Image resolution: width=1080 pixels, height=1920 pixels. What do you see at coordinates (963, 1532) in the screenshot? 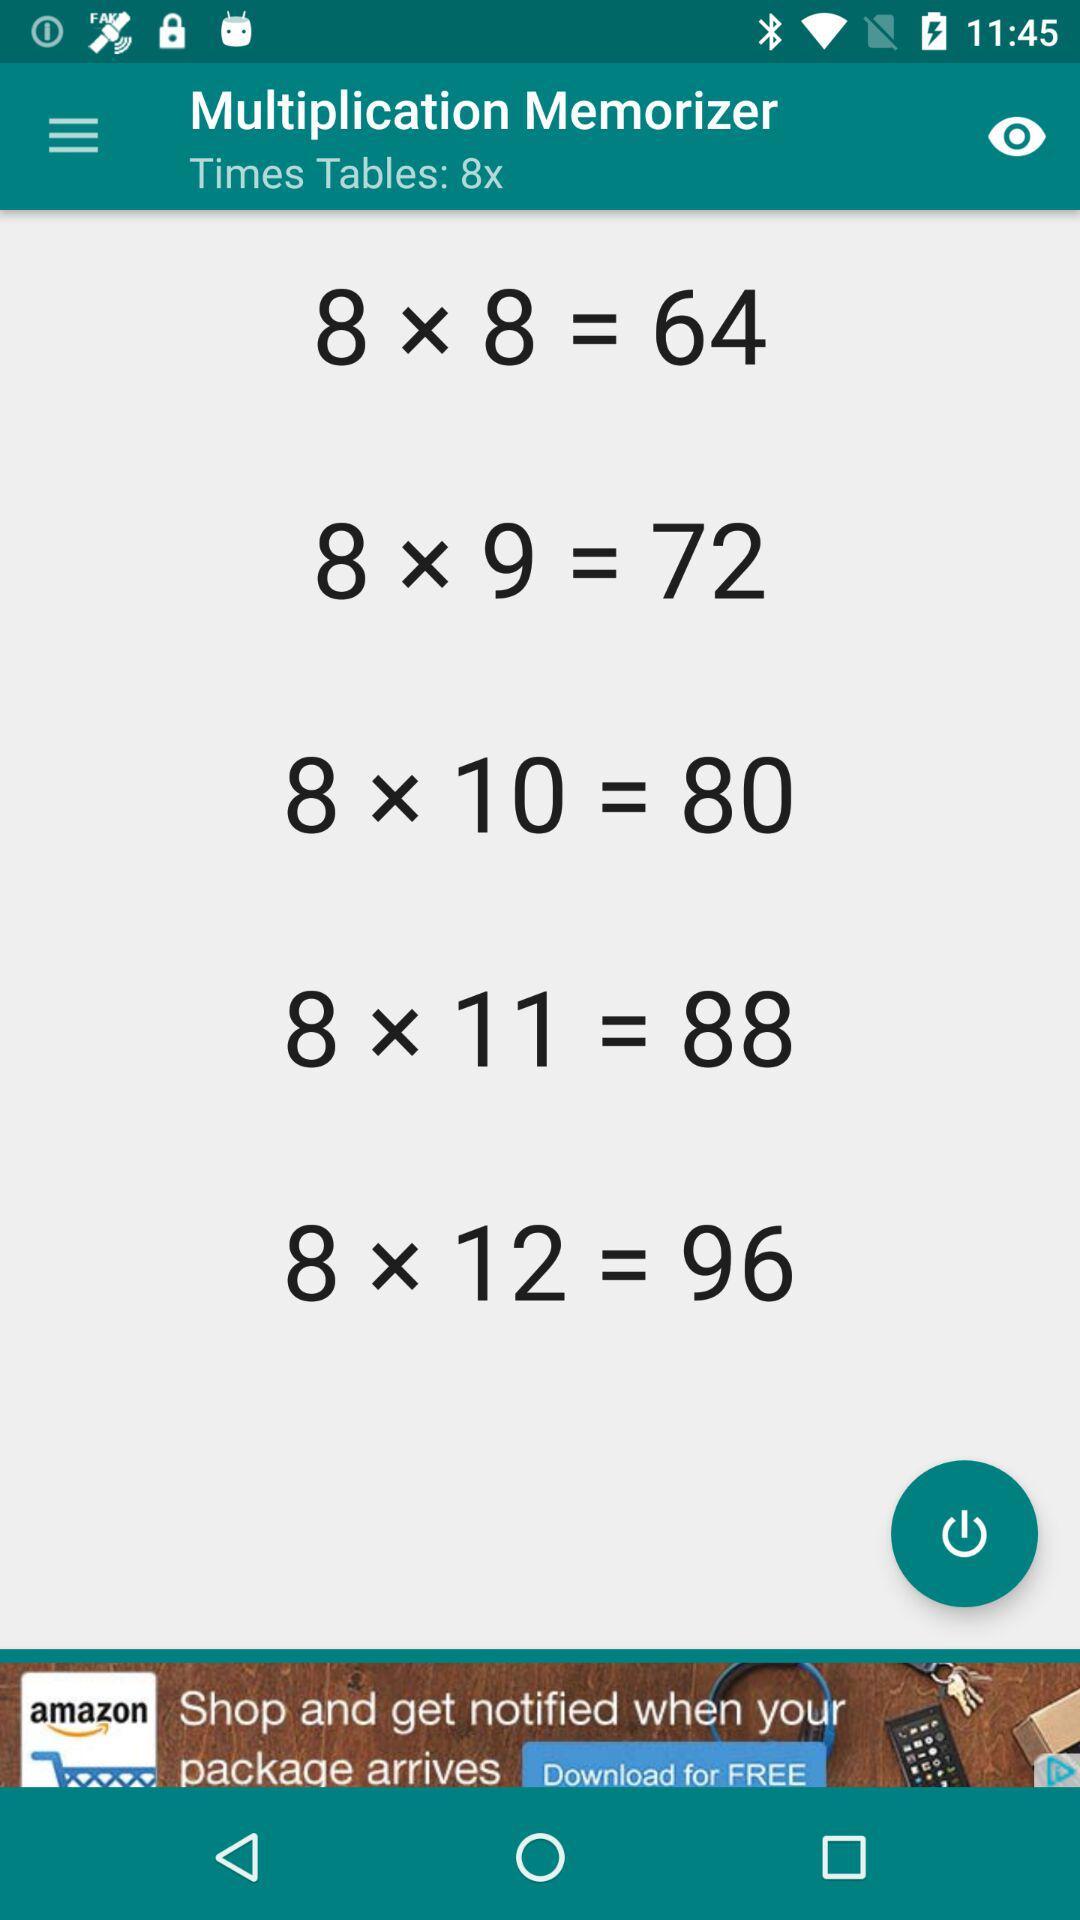
I see `the power icon` at bounding box center [963, 1532].